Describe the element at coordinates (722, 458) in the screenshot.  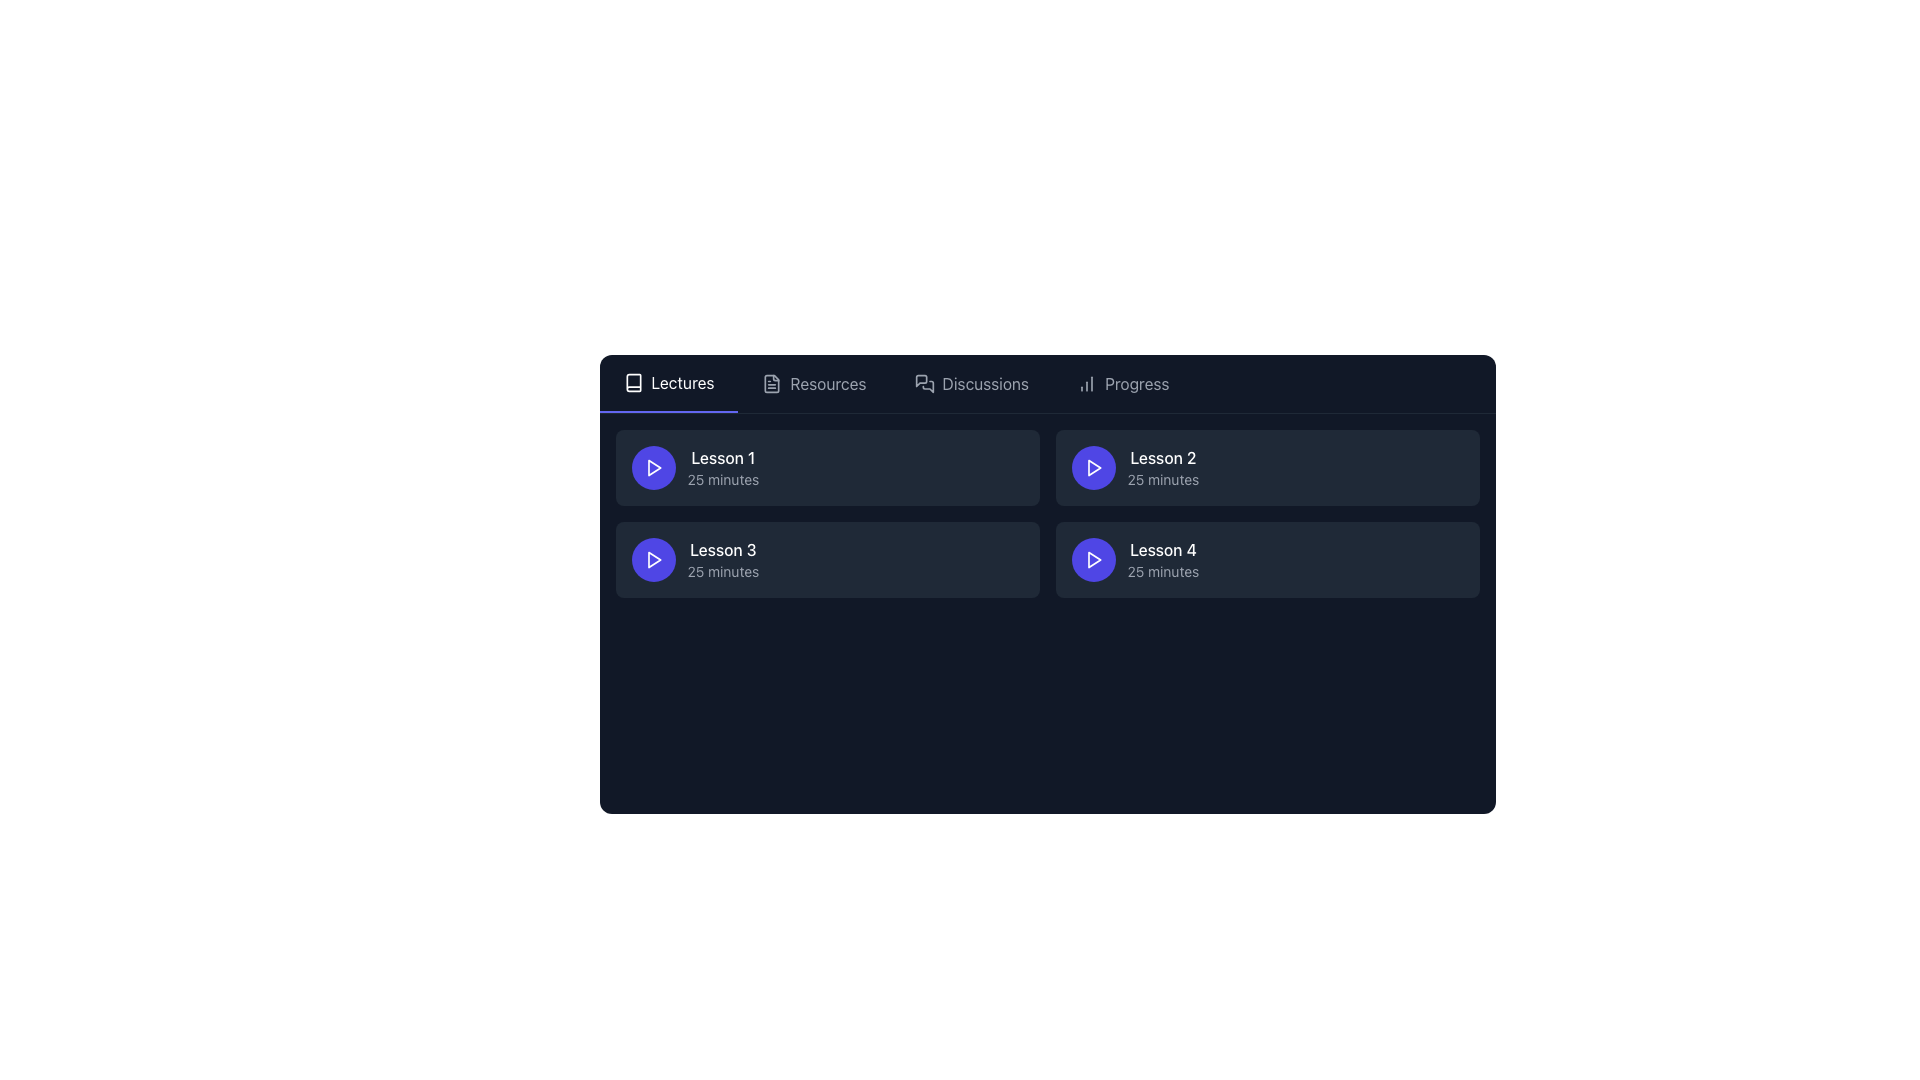
I see `text content of the 'Lesson 1' label which is located on the top-left part of the first card in the grid layout, rendered in white color and medium-weight font style` at that location.